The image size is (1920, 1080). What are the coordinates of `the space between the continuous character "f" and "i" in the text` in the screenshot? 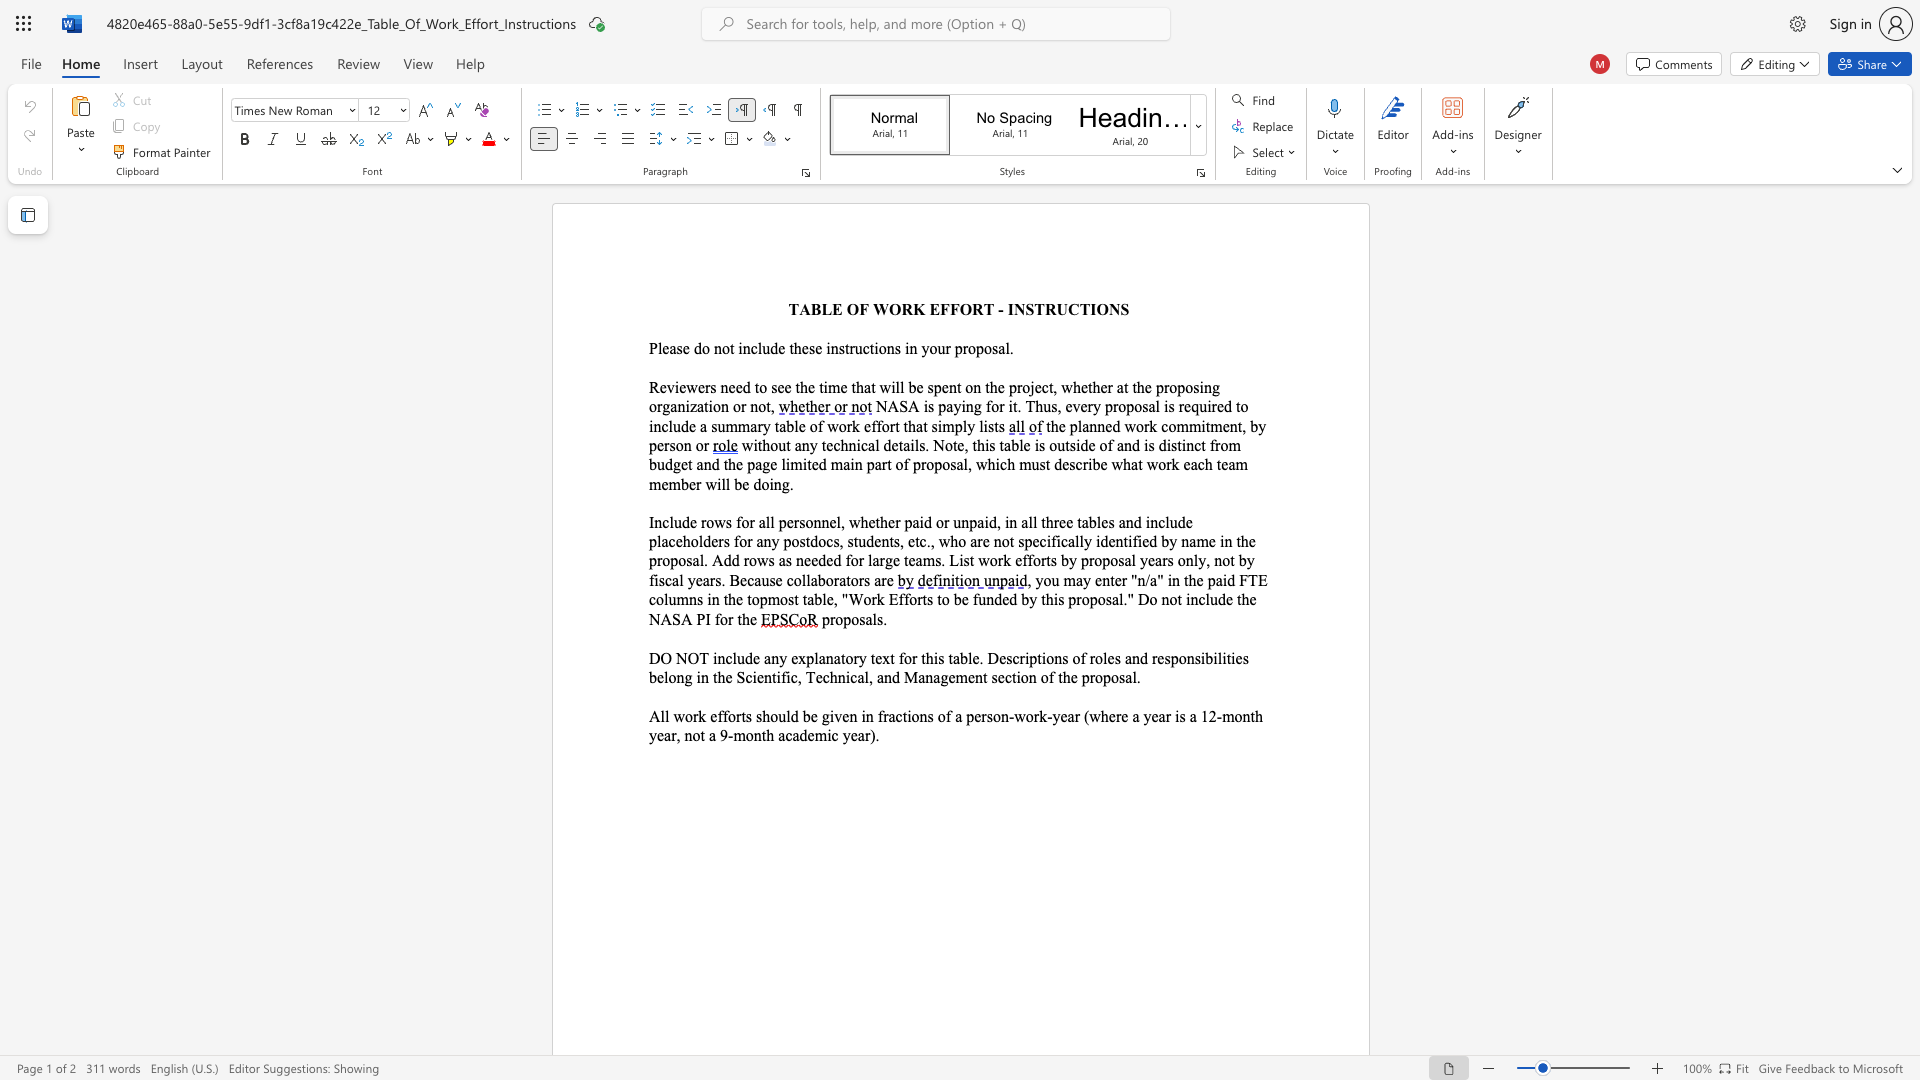 It's located at (785, 676).